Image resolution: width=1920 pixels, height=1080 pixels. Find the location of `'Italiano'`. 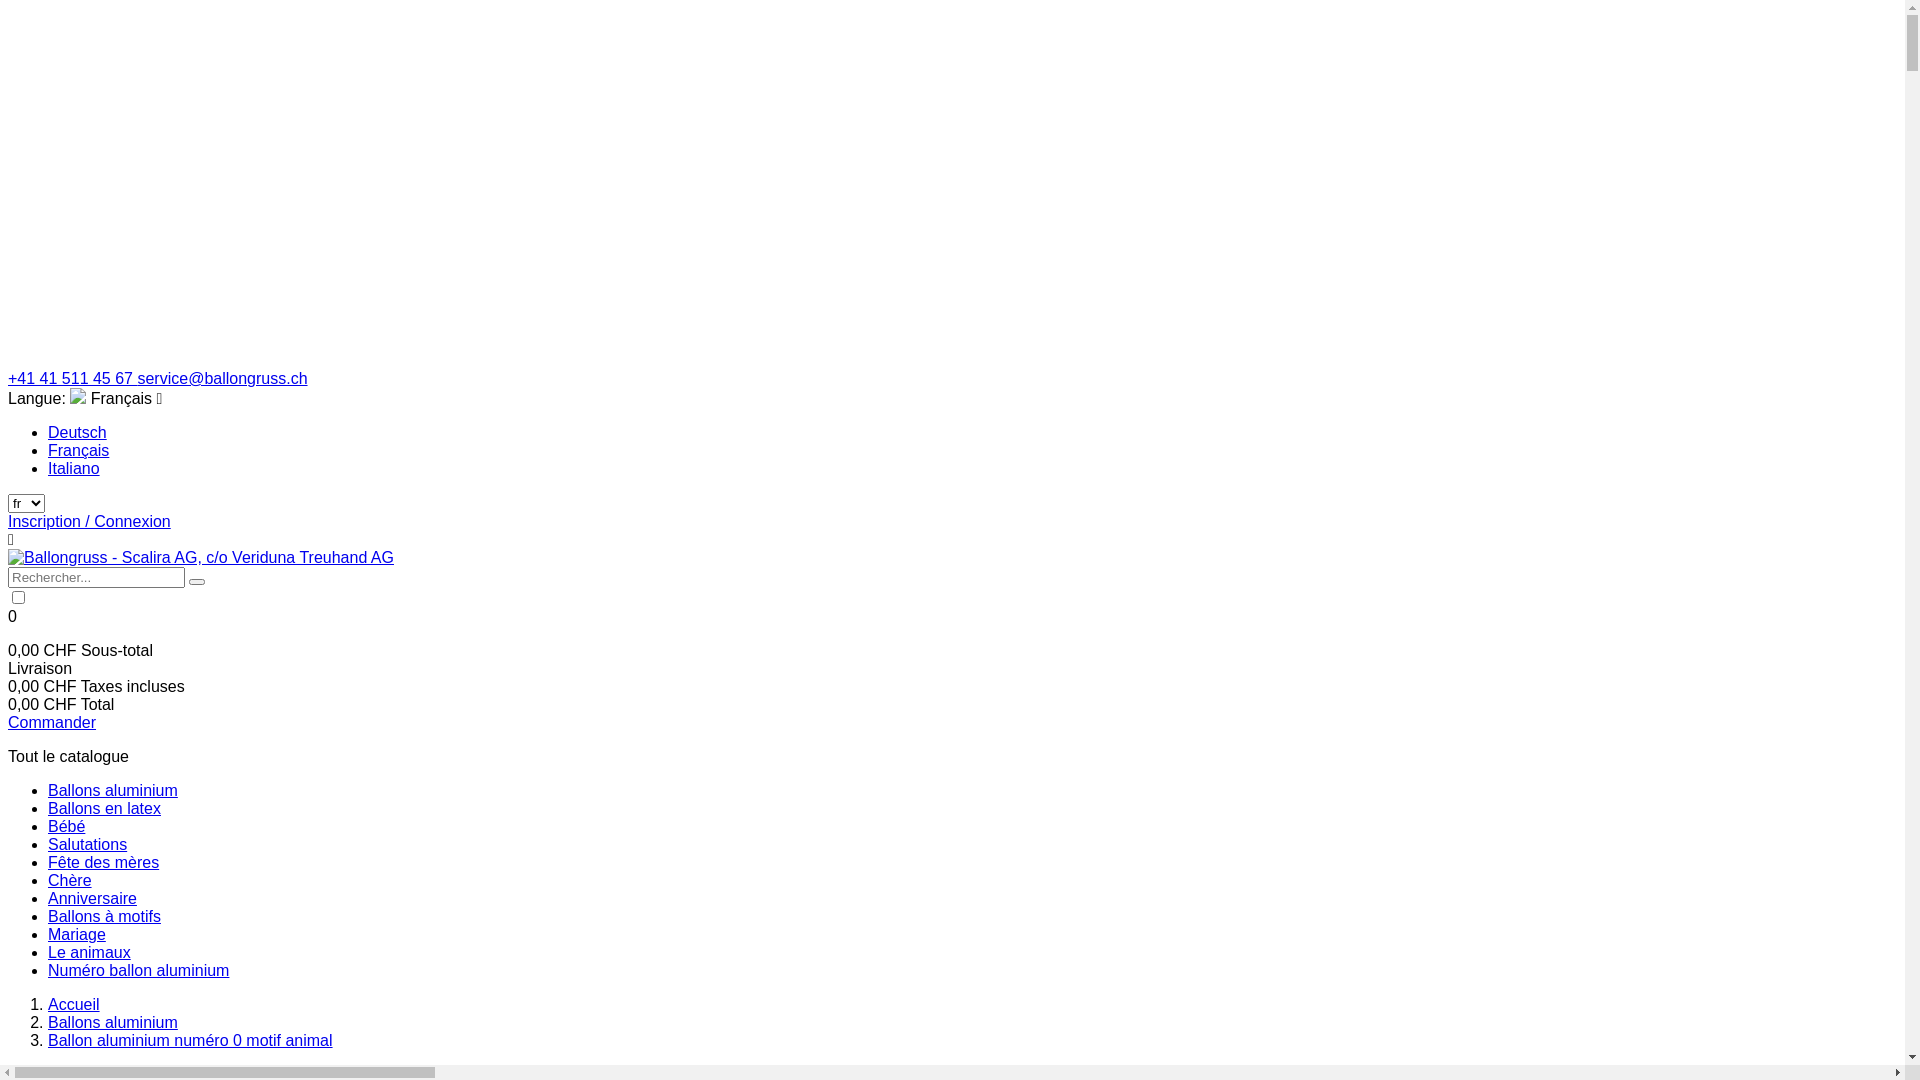

'Italiano' is located at coordinates (73, 468).